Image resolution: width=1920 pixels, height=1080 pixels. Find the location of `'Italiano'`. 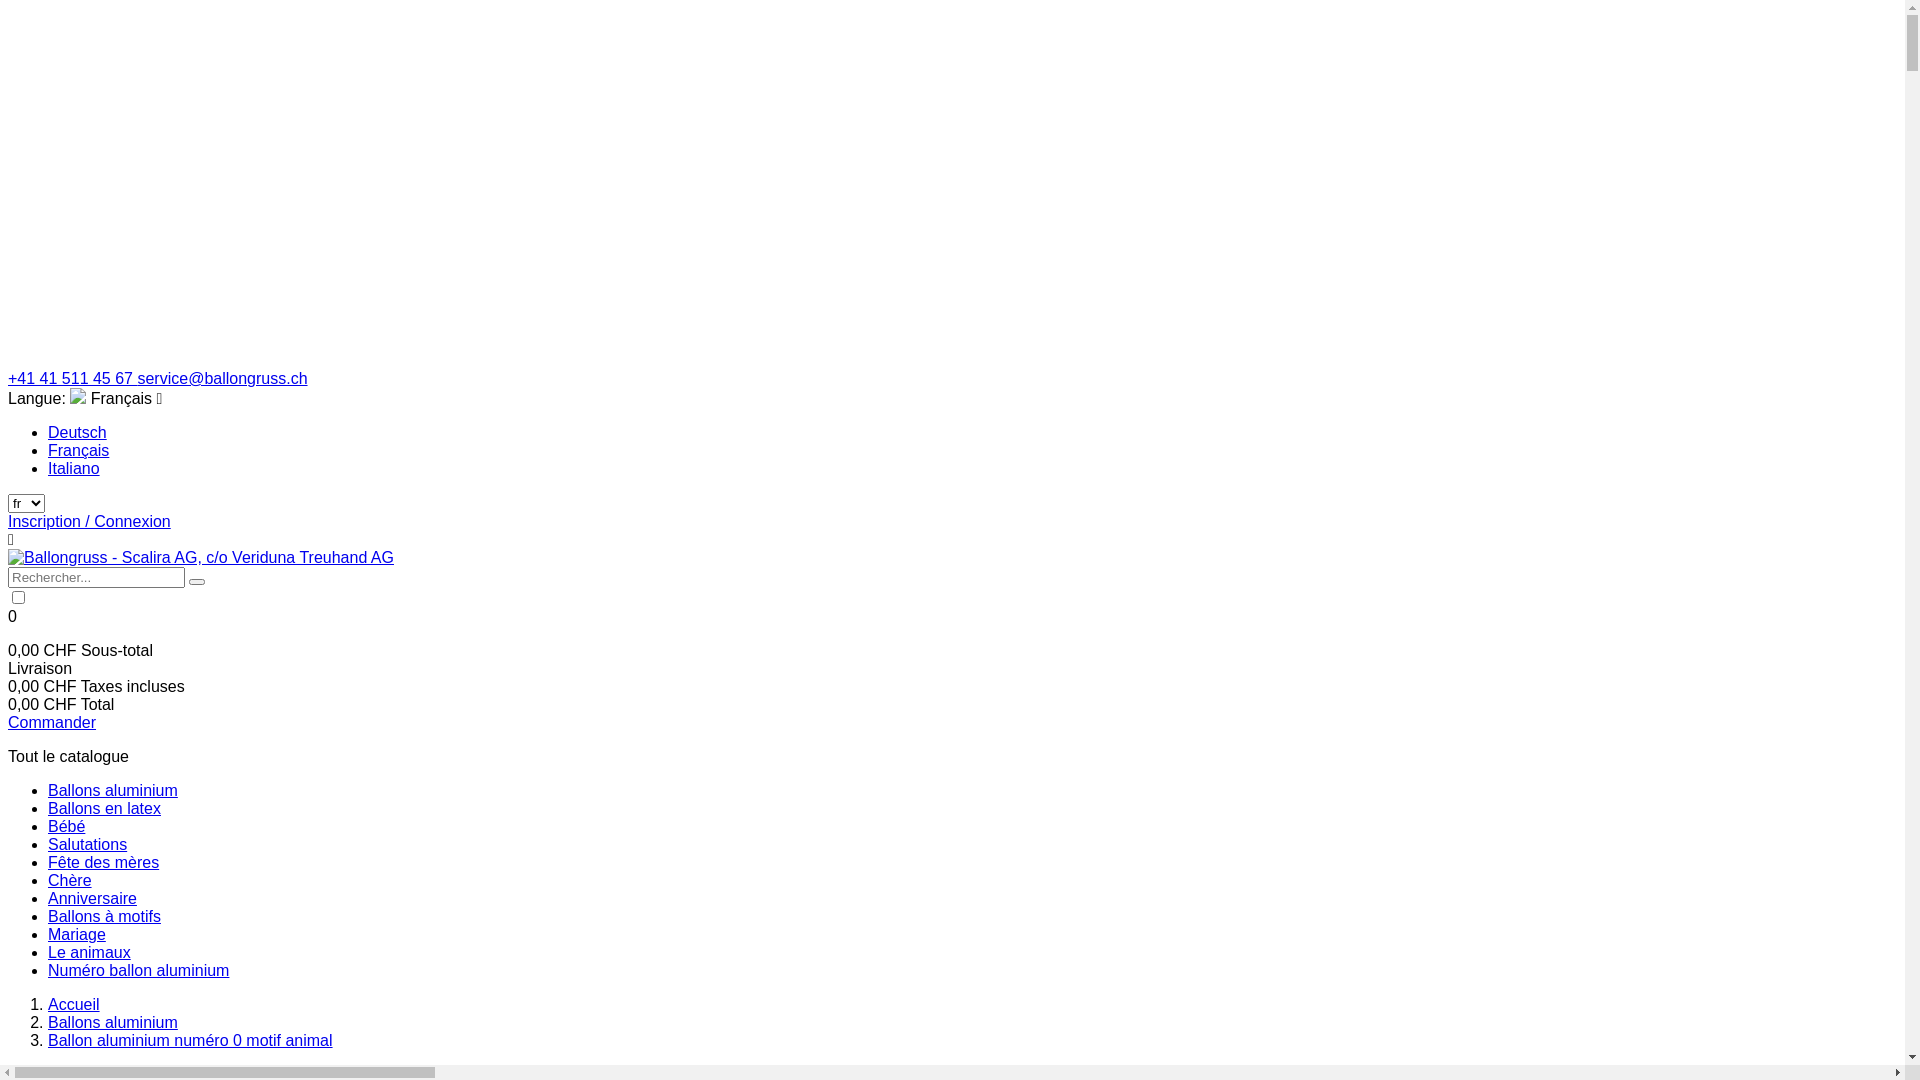

'Italiano' is located at coordinates (73, 468).